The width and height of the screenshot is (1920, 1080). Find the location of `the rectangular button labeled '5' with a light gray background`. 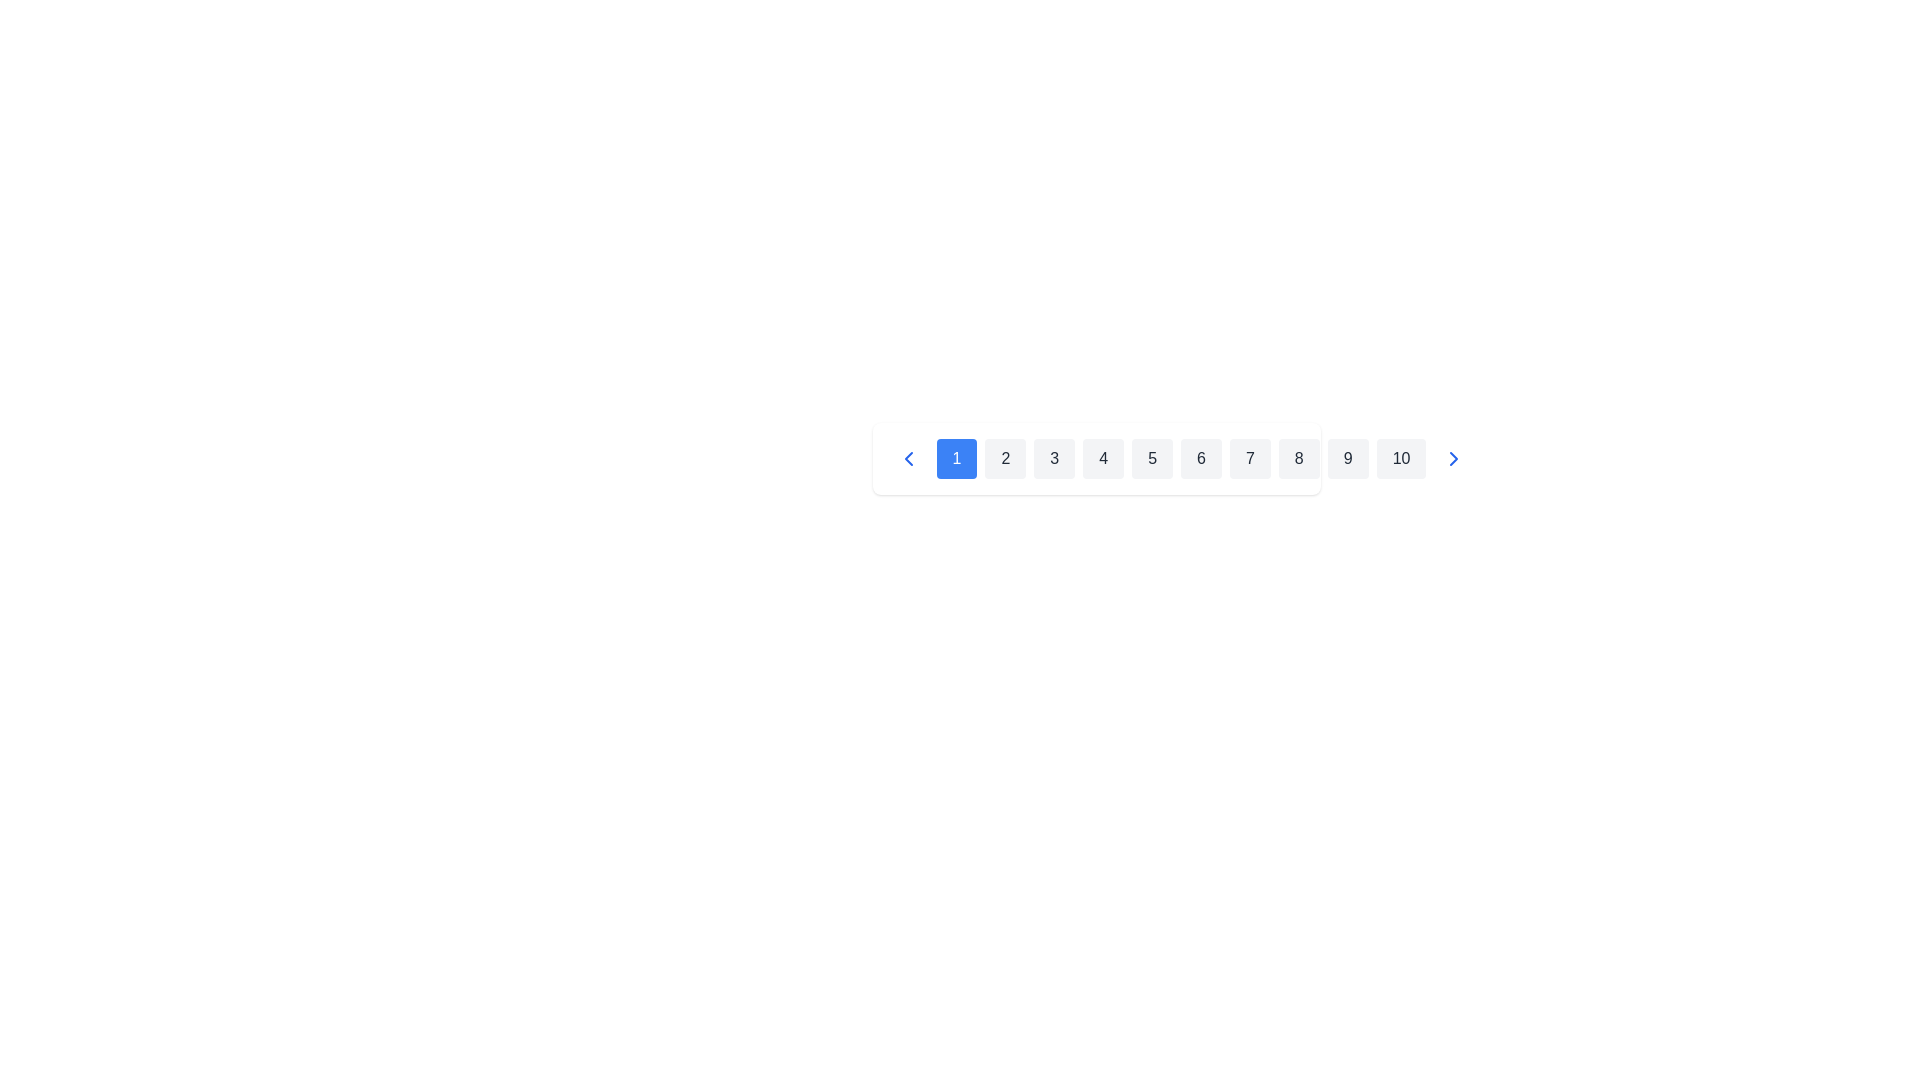

the rectangular button labeled '5' with a light gray background is located at coordinates (1152, 459).